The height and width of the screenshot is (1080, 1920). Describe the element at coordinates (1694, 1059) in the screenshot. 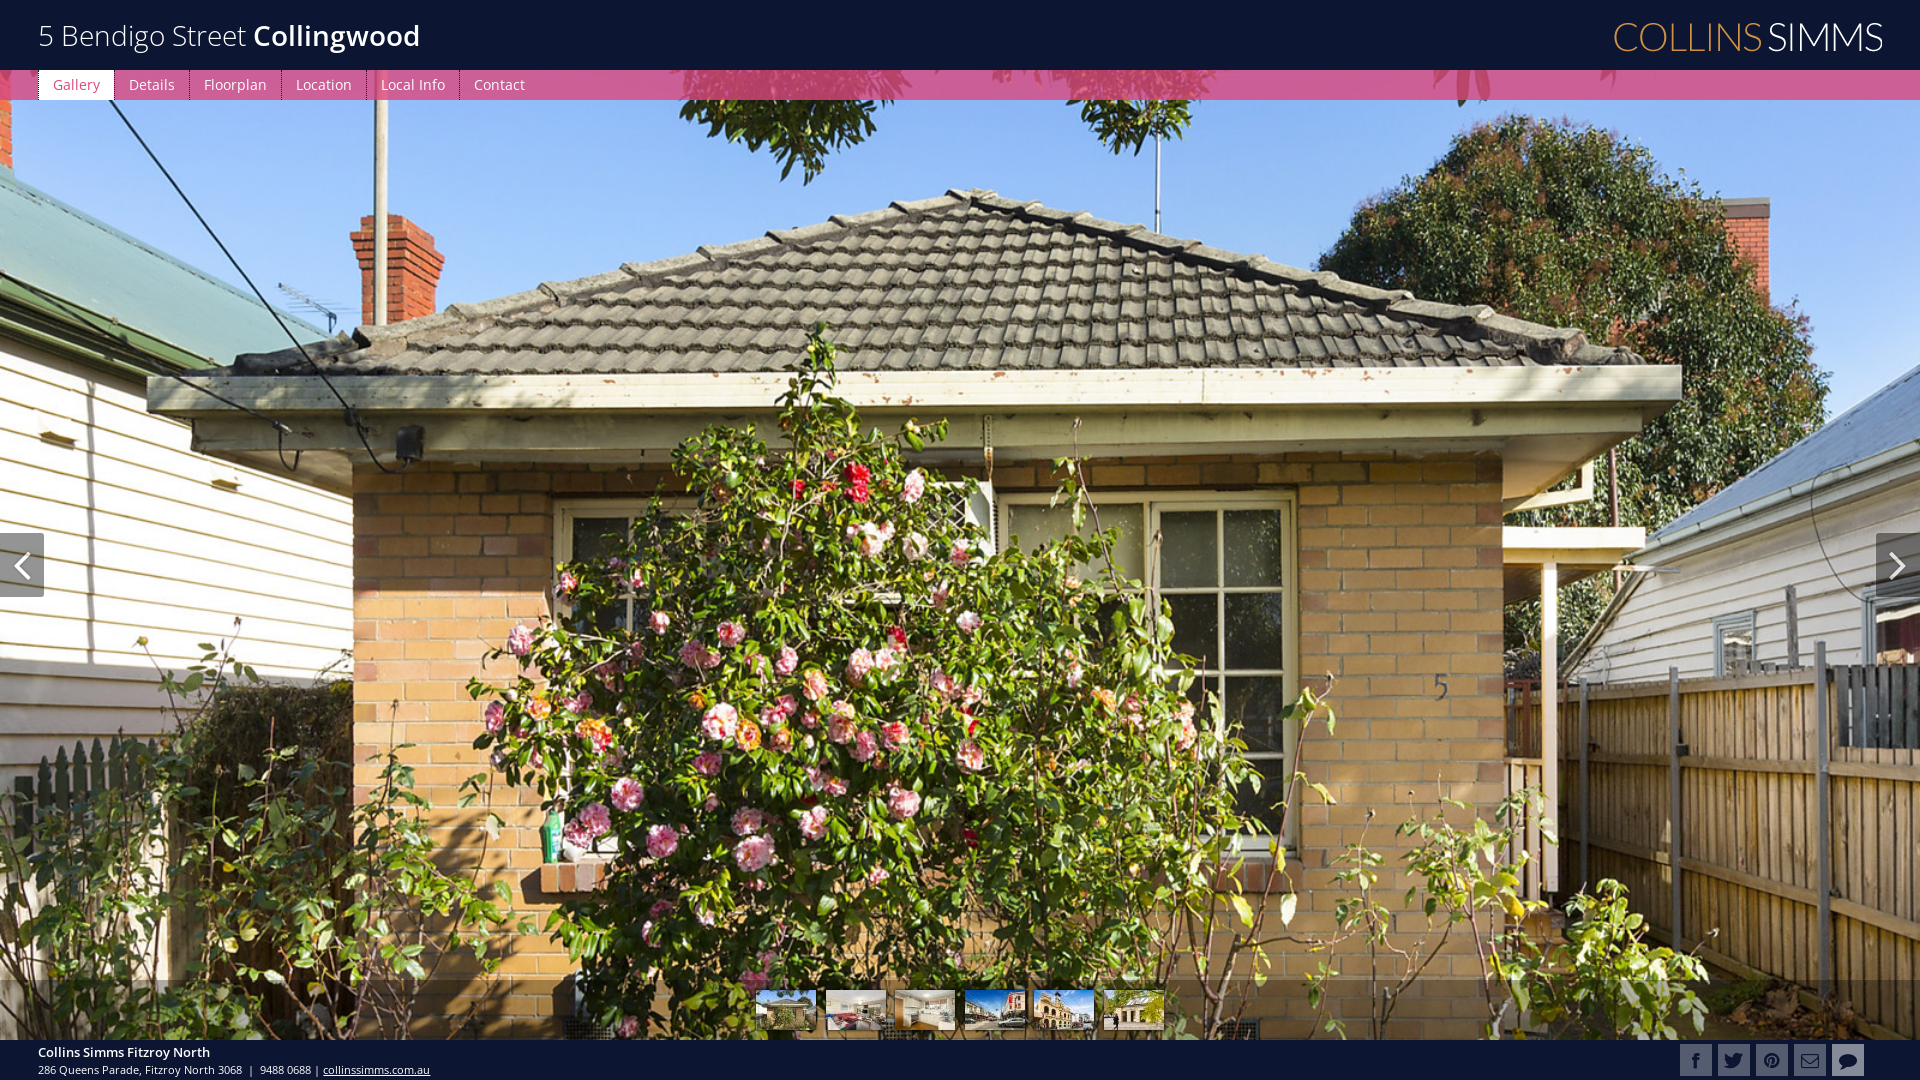

I see `'Share this property on Facebook'` at that location.